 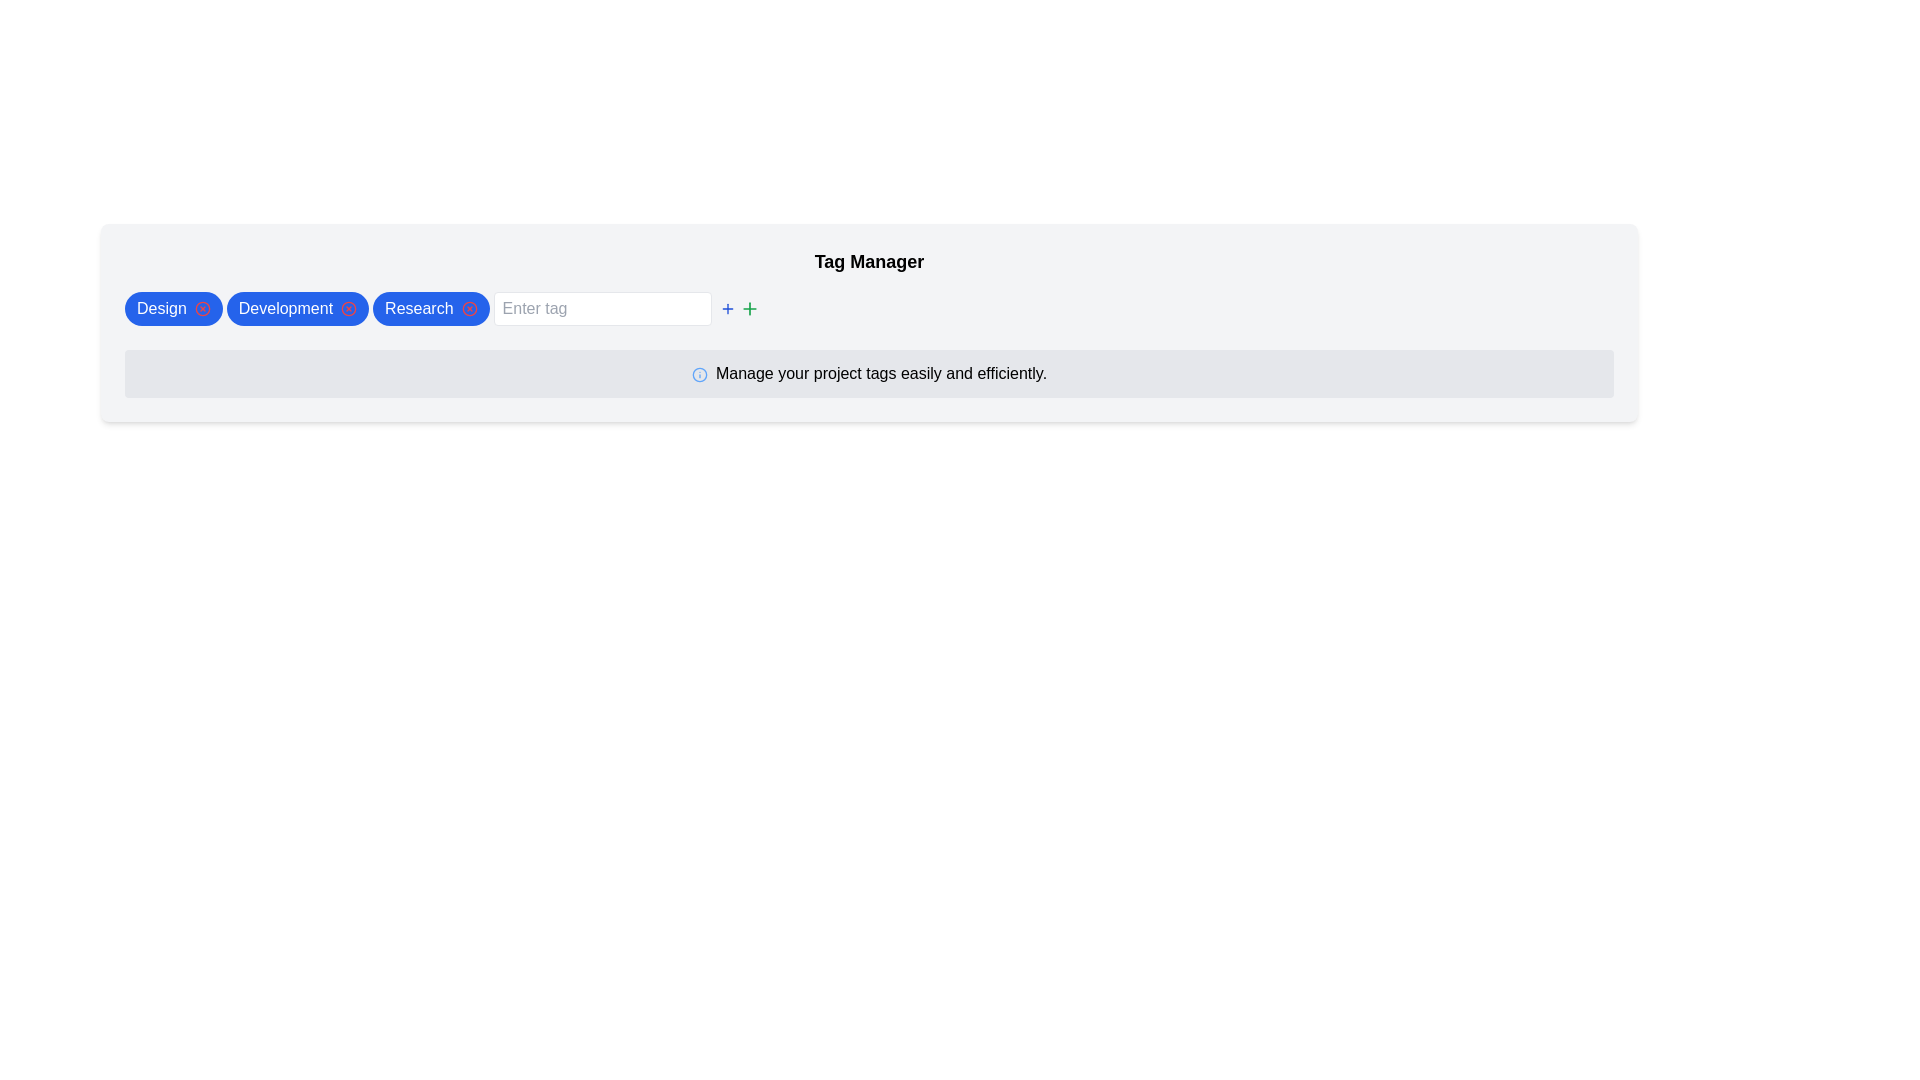 What do you see at coordinates (699, 374) in the screenshot?
I see `the blue circle, which is part of an SVG icon located near the top-center area of the interface, to trigger the tooltip or information display` at bounding box center [699, 374].